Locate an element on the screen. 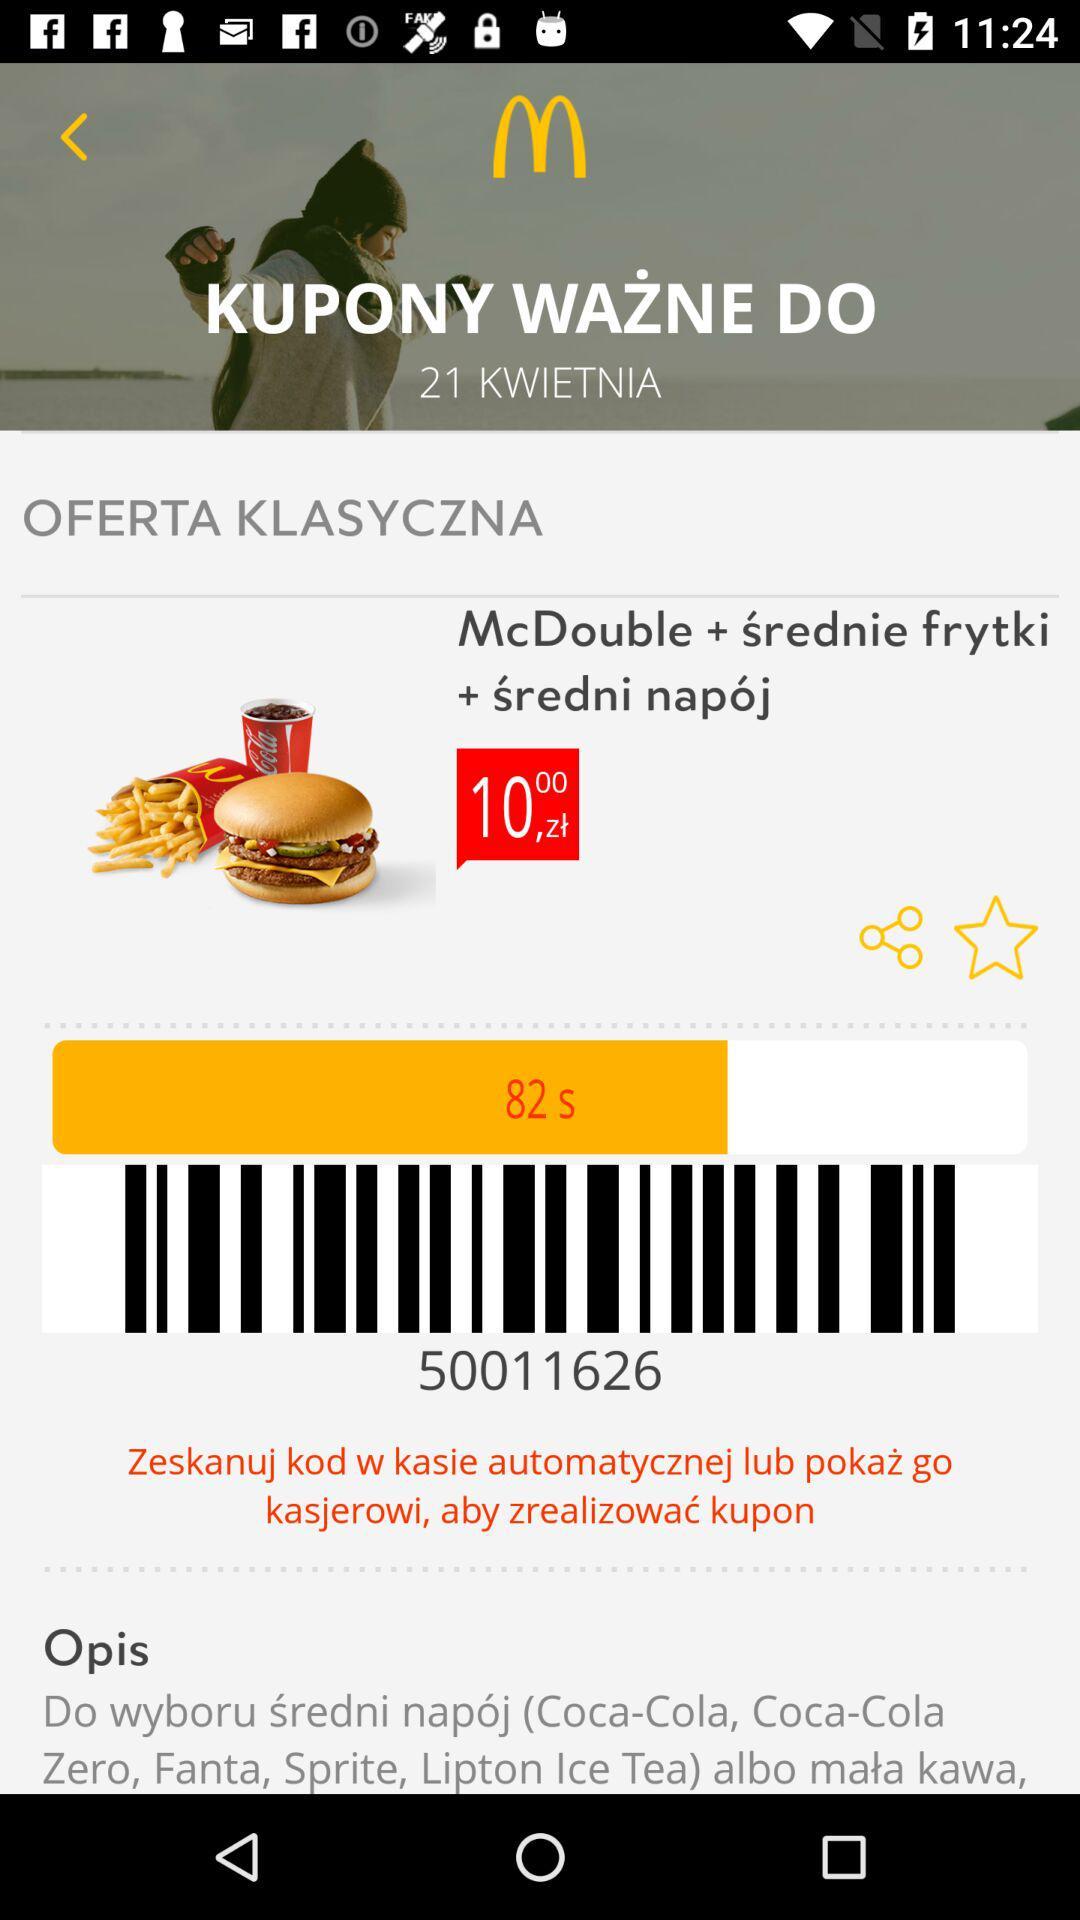  go back is located at coordinates (72, 135).